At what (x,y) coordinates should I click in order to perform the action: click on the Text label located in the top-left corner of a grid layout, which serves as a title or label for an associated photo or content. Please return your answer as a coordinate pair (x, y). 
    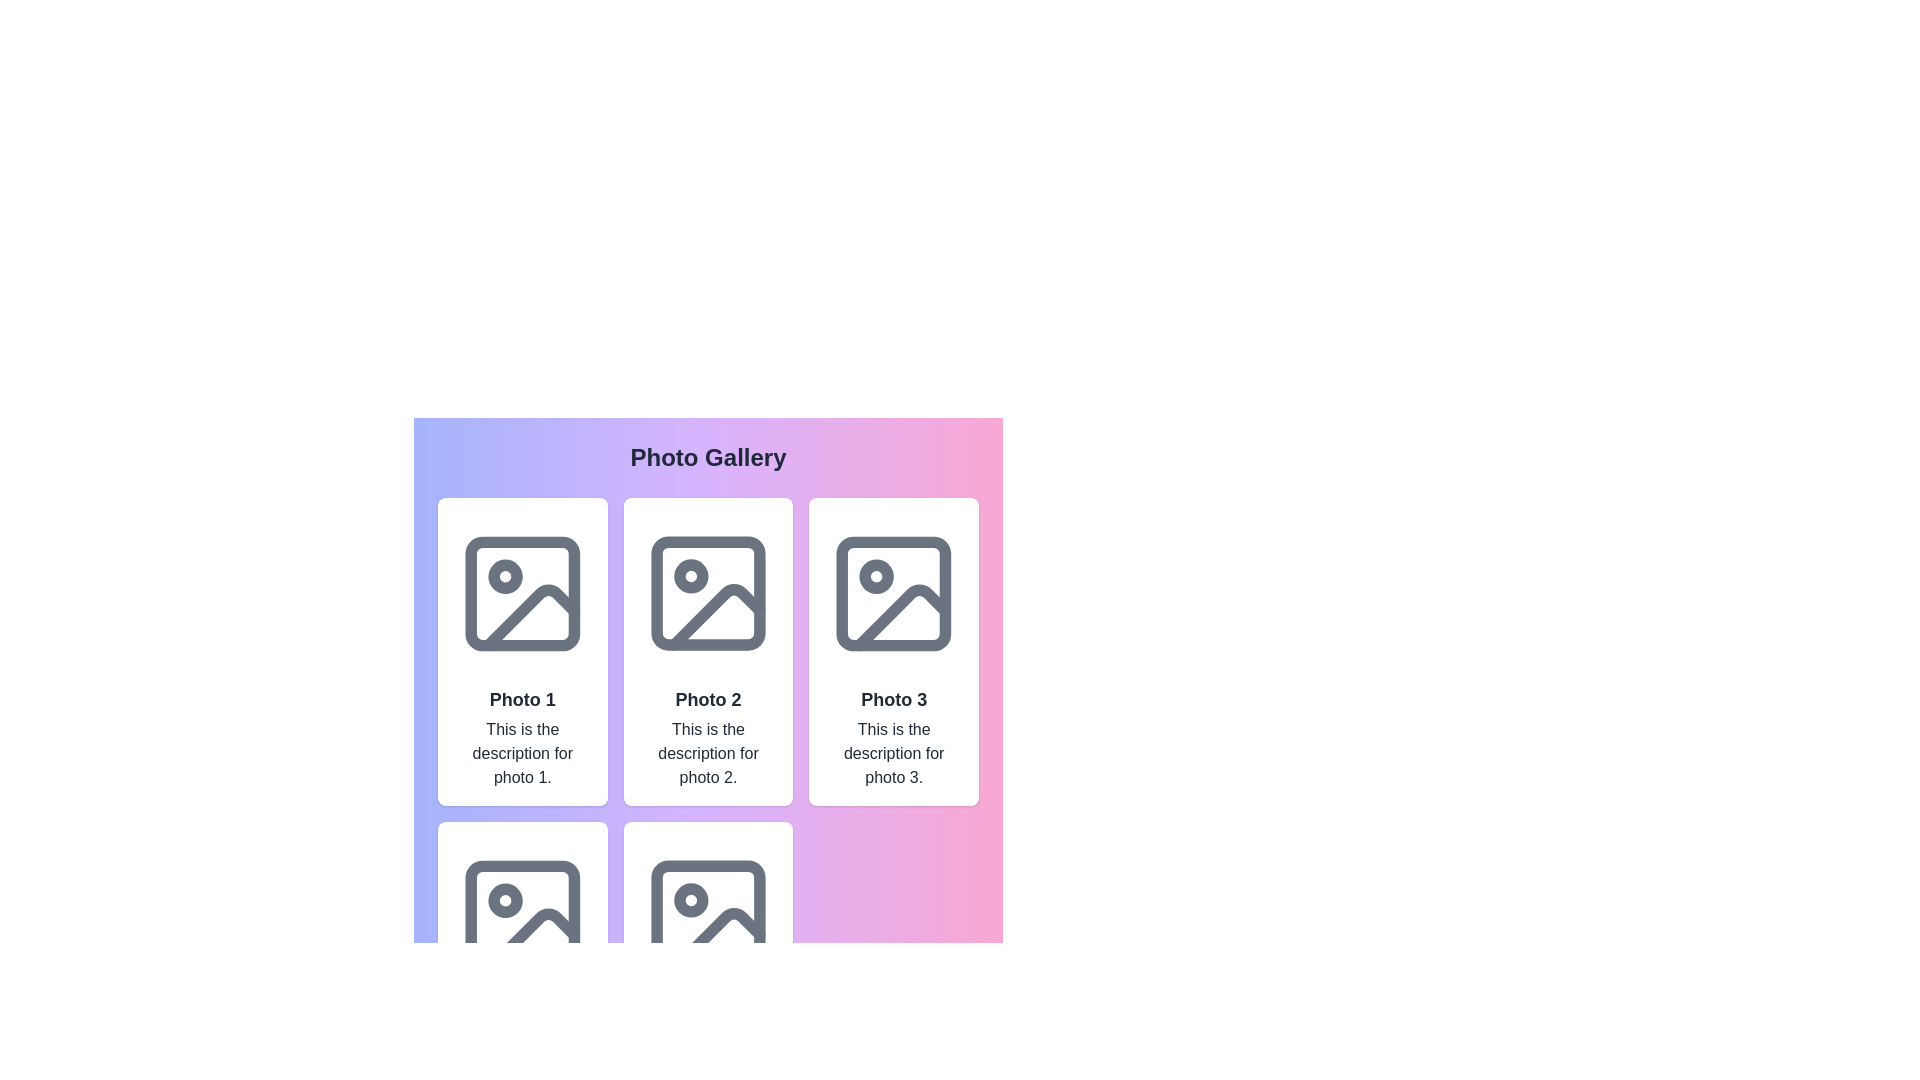
    Looking at the image, I should click on (522, 698).